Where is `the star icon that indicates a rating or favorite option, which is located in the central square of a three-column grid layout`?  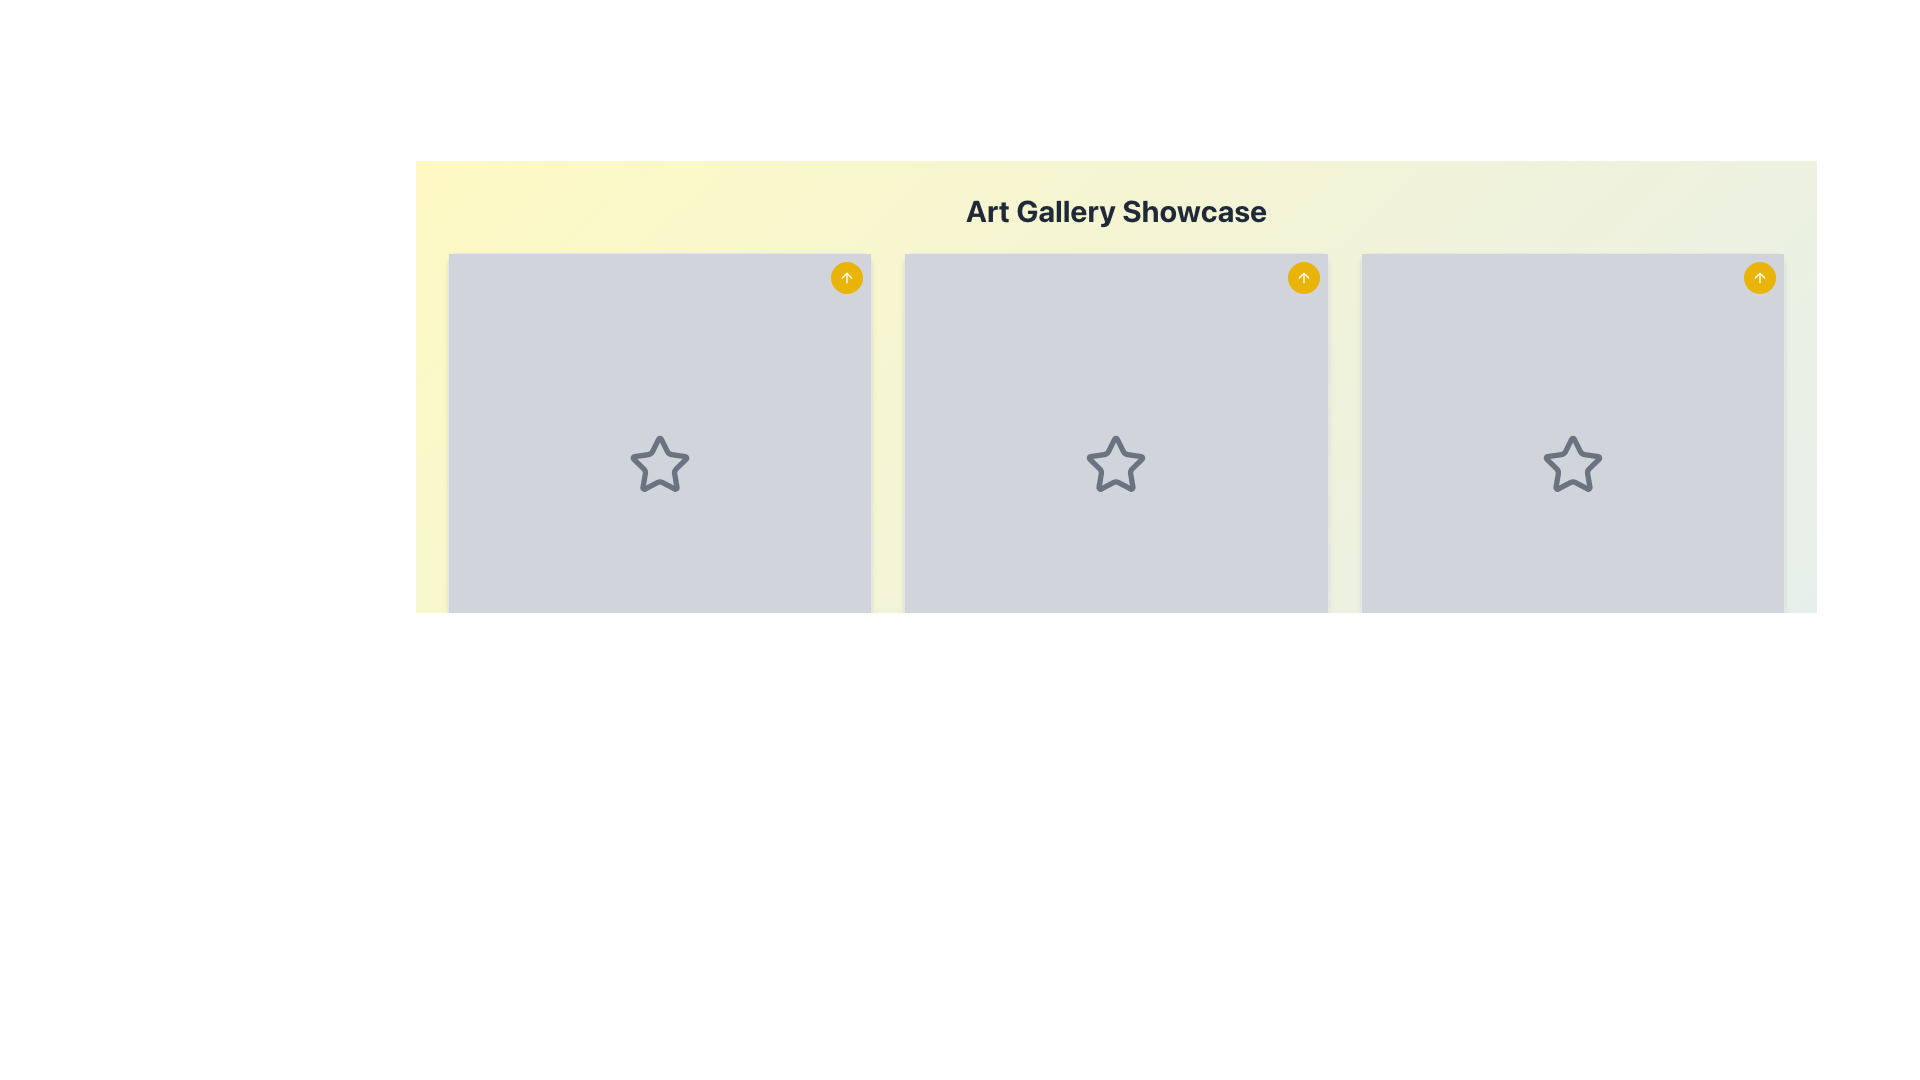 the star icon that indicates a rating or favorite option, which is located in the central square of a three-column grid layout is located at coordinates (1115, 465).